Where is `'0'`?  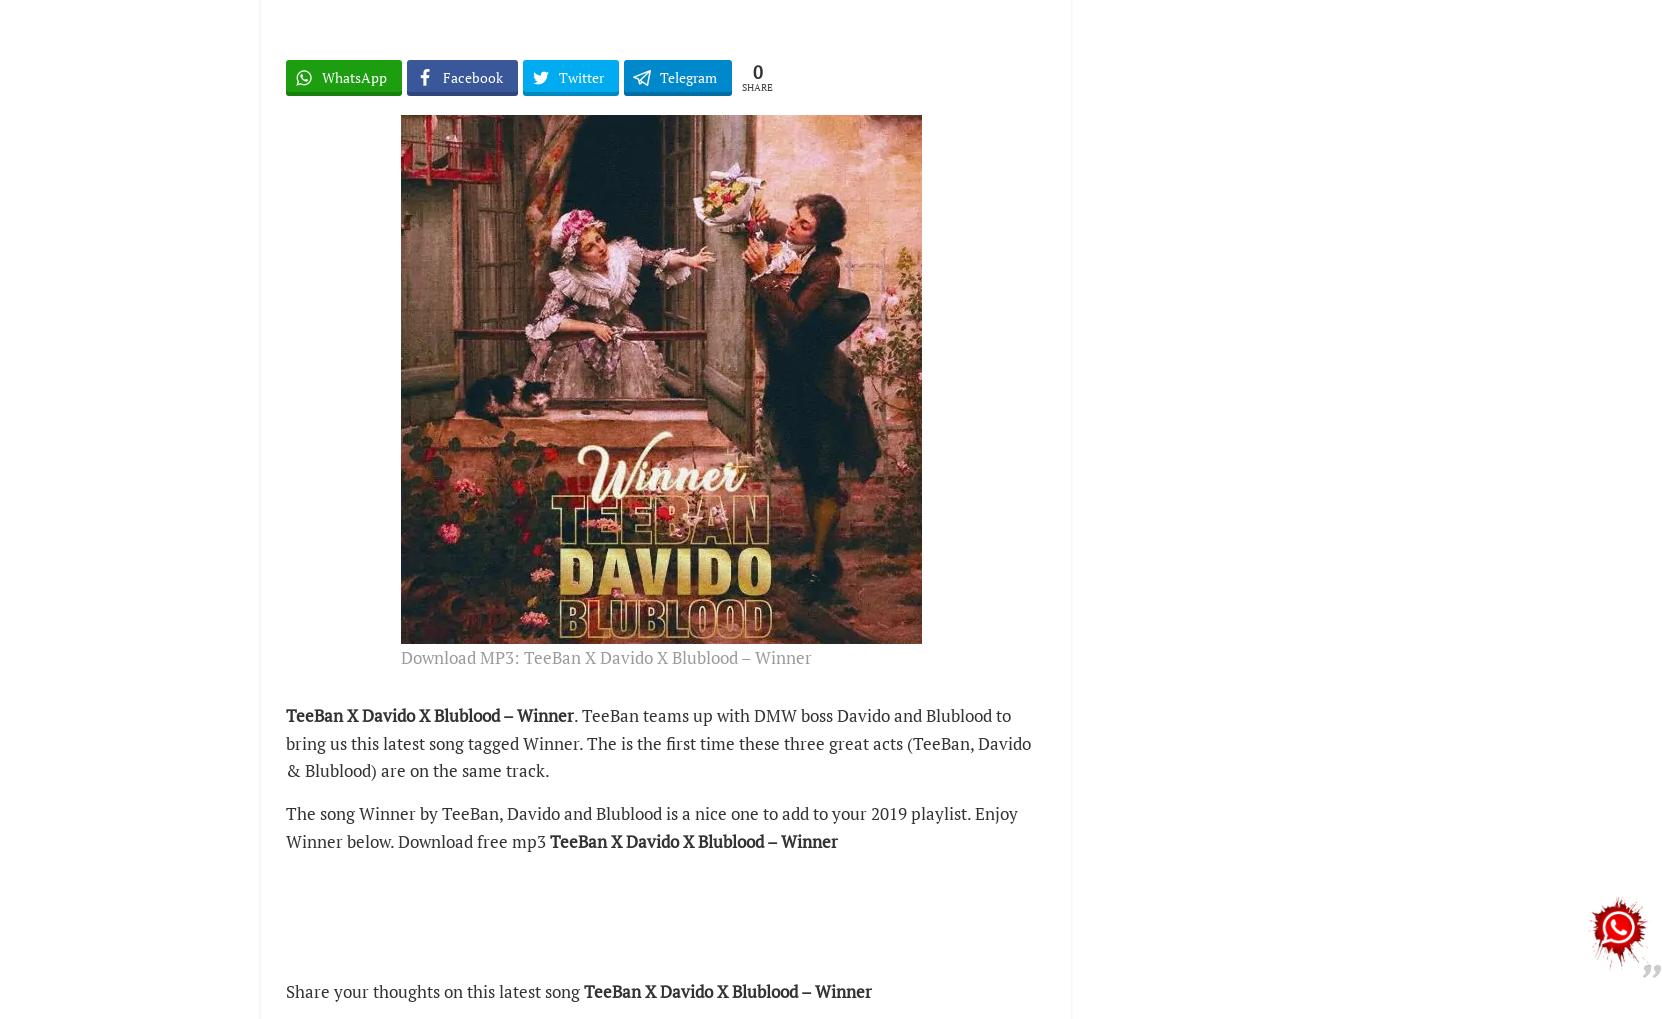
'0' is located at coordinates (752, 72).